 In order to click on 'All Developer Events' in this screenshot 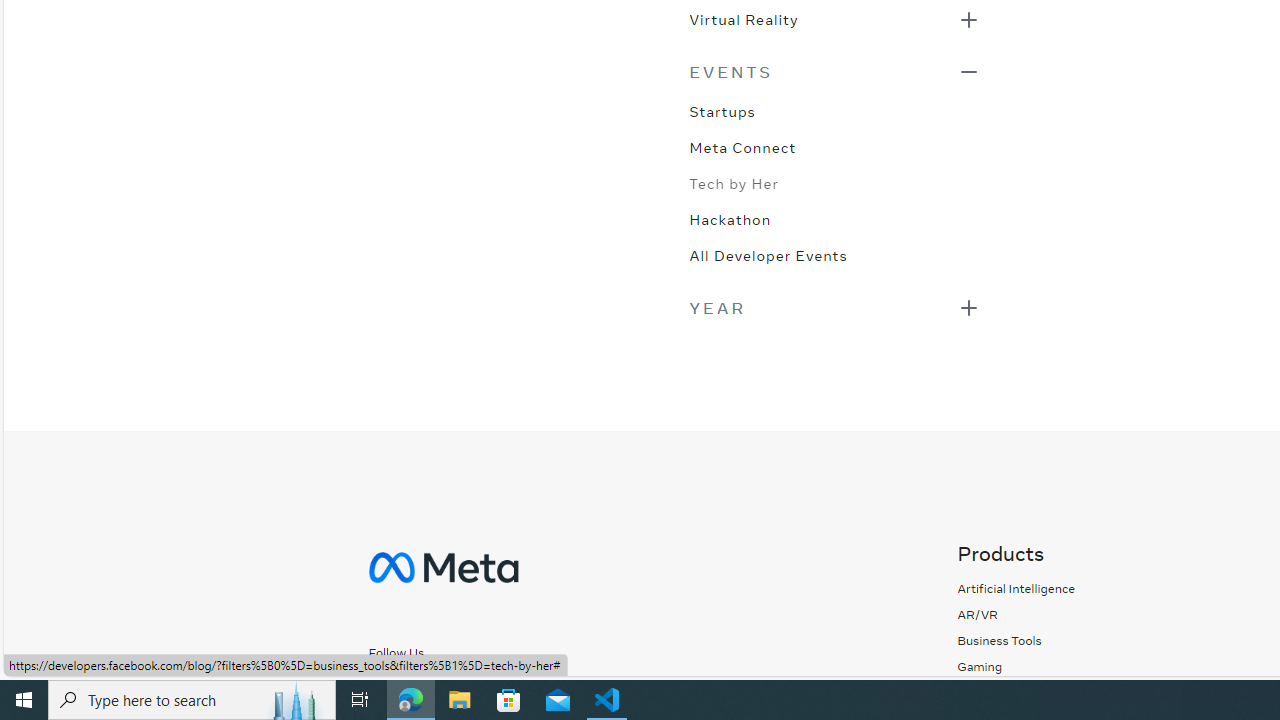, I will do `click(767, 253)`.